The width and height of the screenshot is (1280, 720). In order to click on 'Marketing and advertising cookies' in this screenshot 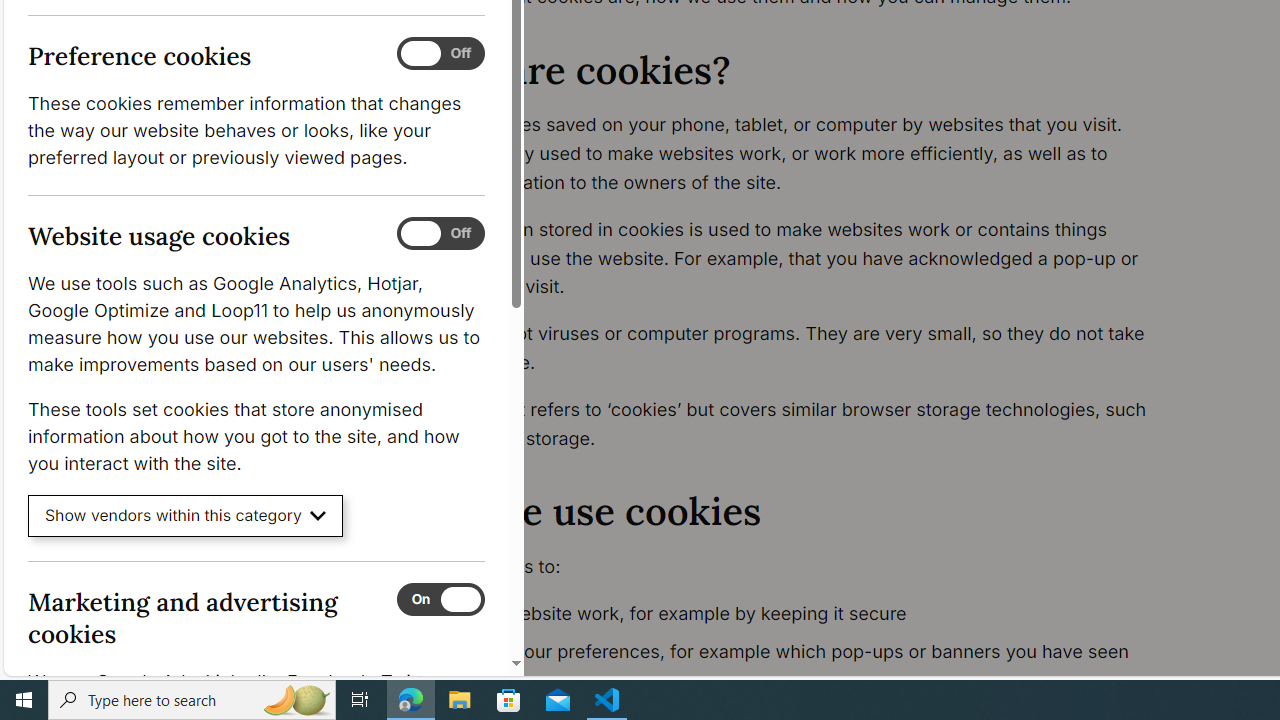, I will do `click(439, 598)`.